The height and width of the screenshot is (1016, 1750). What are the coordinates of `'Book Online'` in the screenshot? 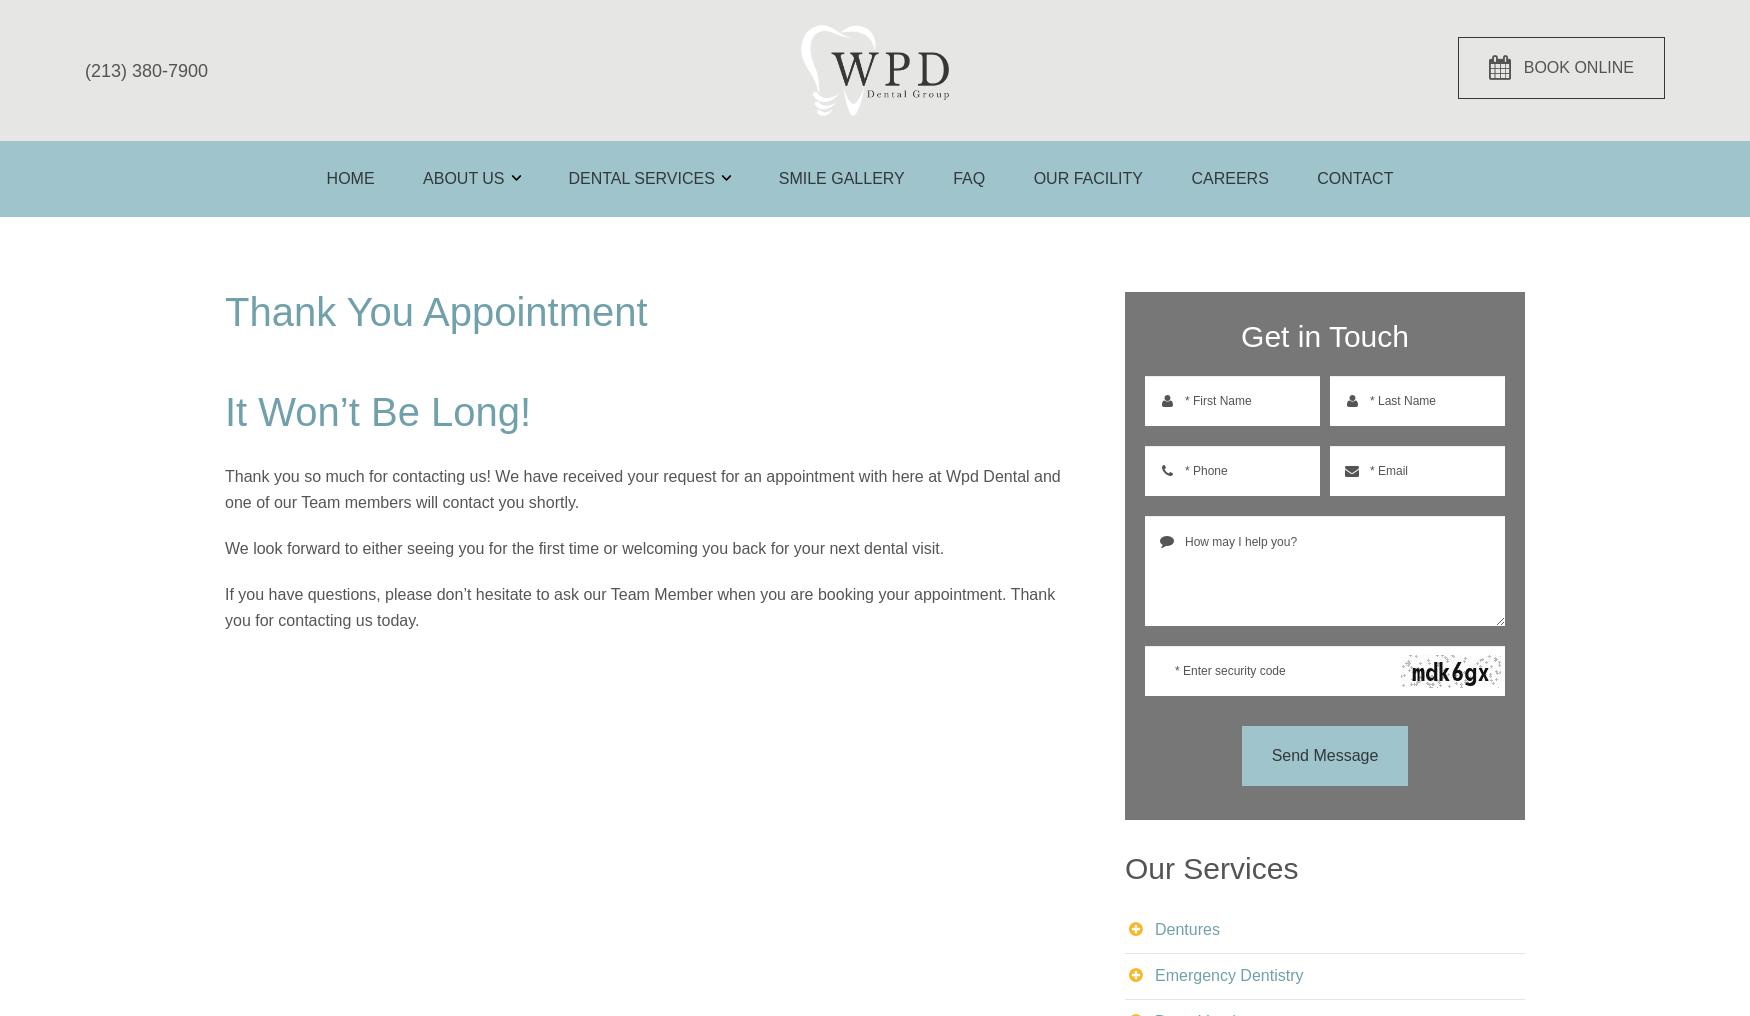 It's located at (1576, 67).